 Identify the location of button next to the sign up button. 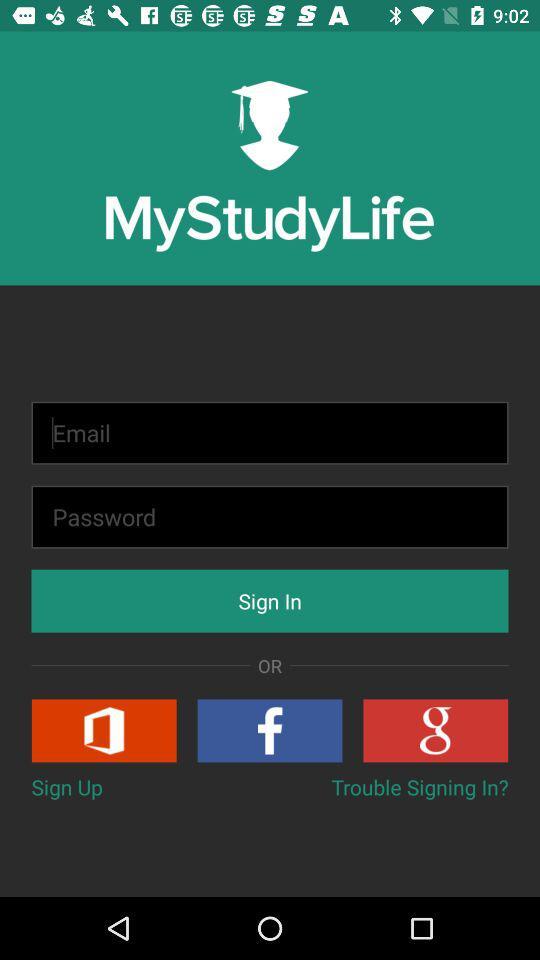
(419, 787).